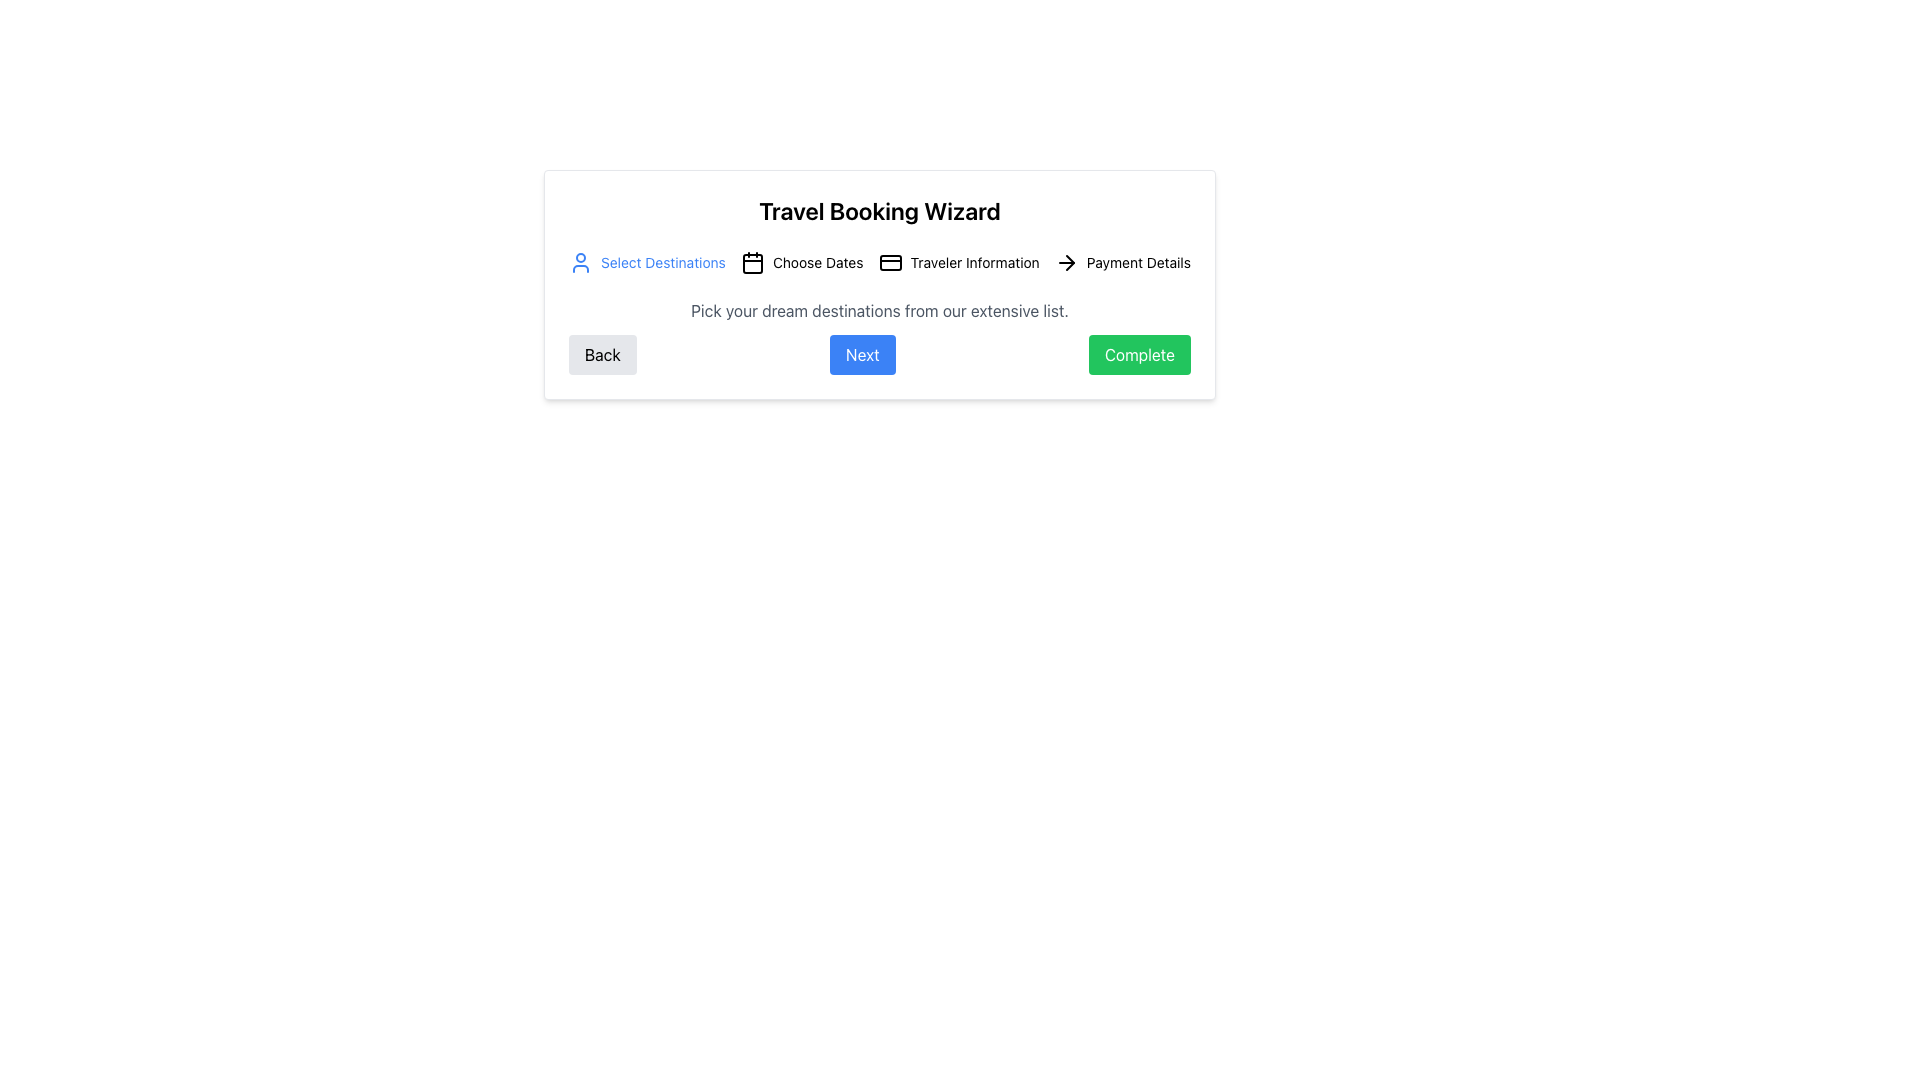  Describe the element at coordinates (879, 311) in the screenshot. I see `the static text block displaying the instruction 'Pick your dream destinations from our extensive list.' which is centrally positioned above the buttons in a wizard-style interface` at that location.